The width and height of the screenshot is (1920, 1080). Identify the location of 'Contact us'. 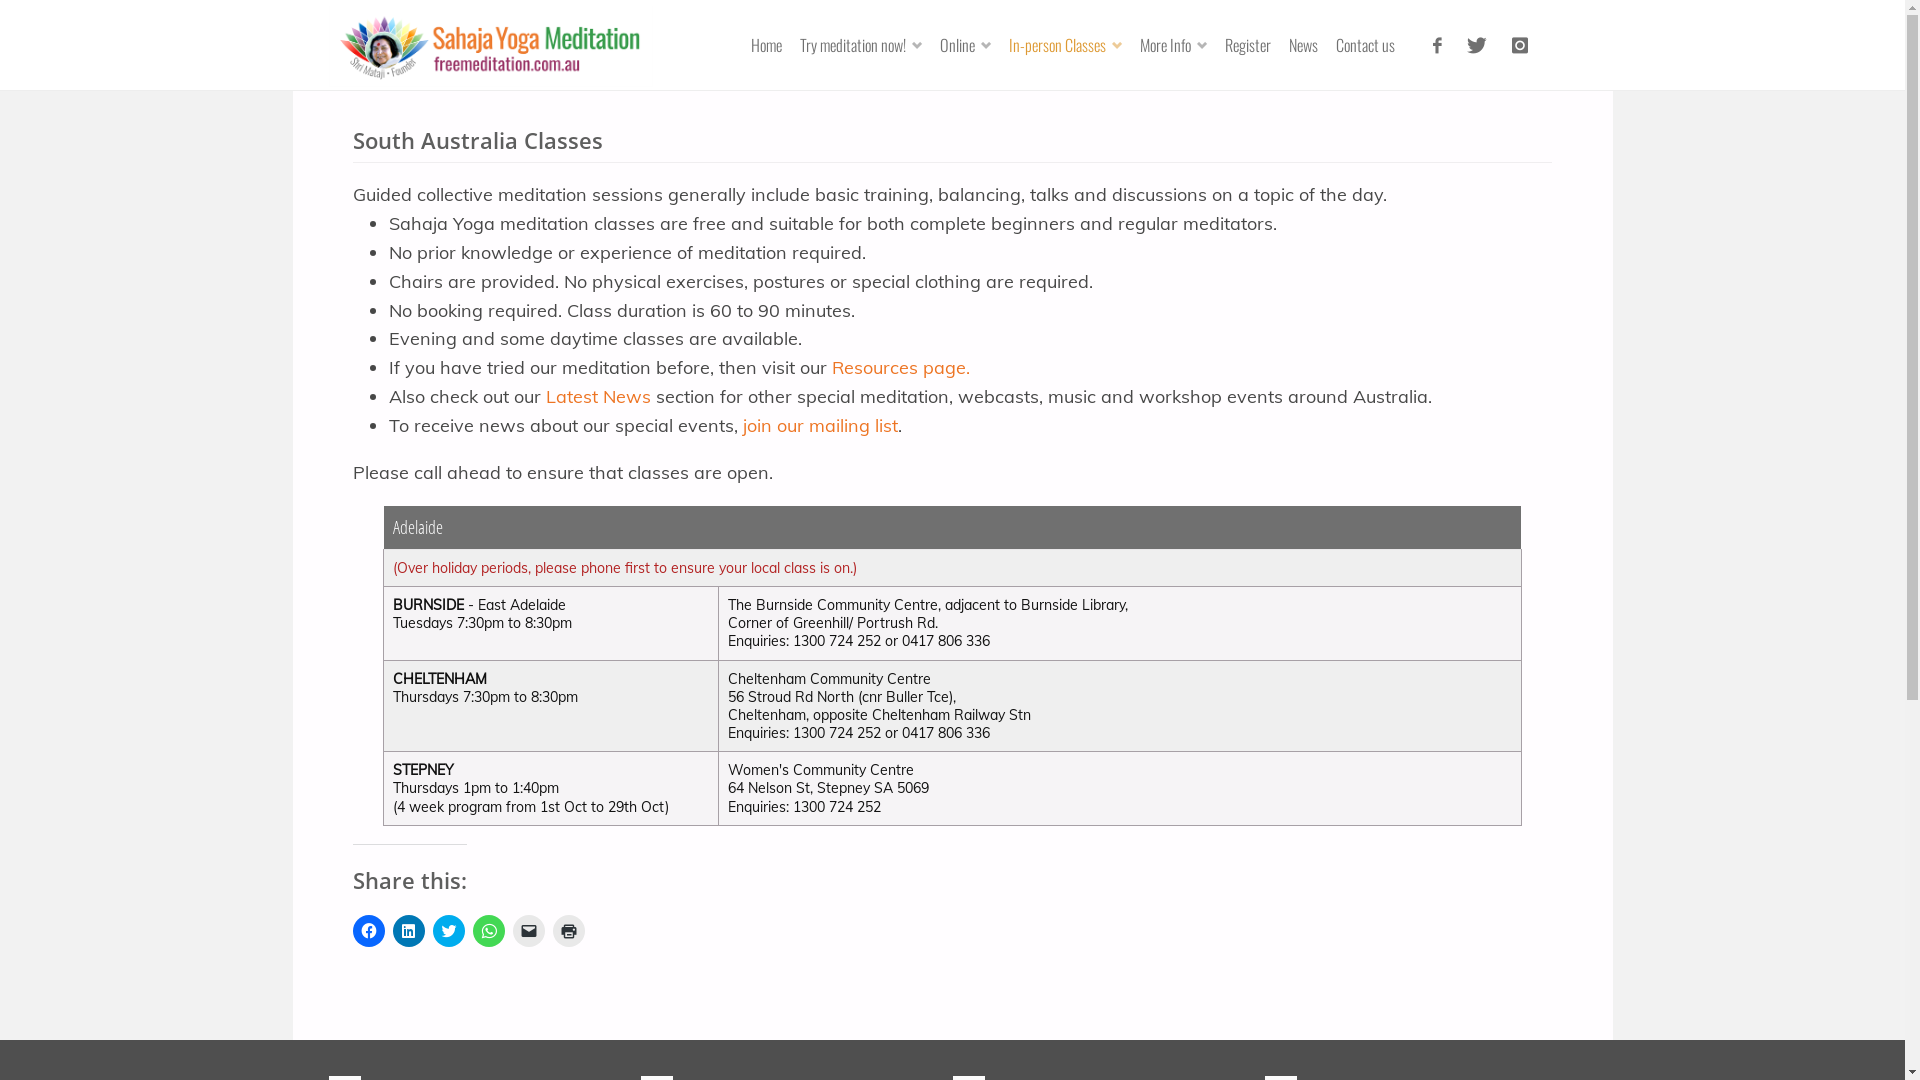
(1371, 45).